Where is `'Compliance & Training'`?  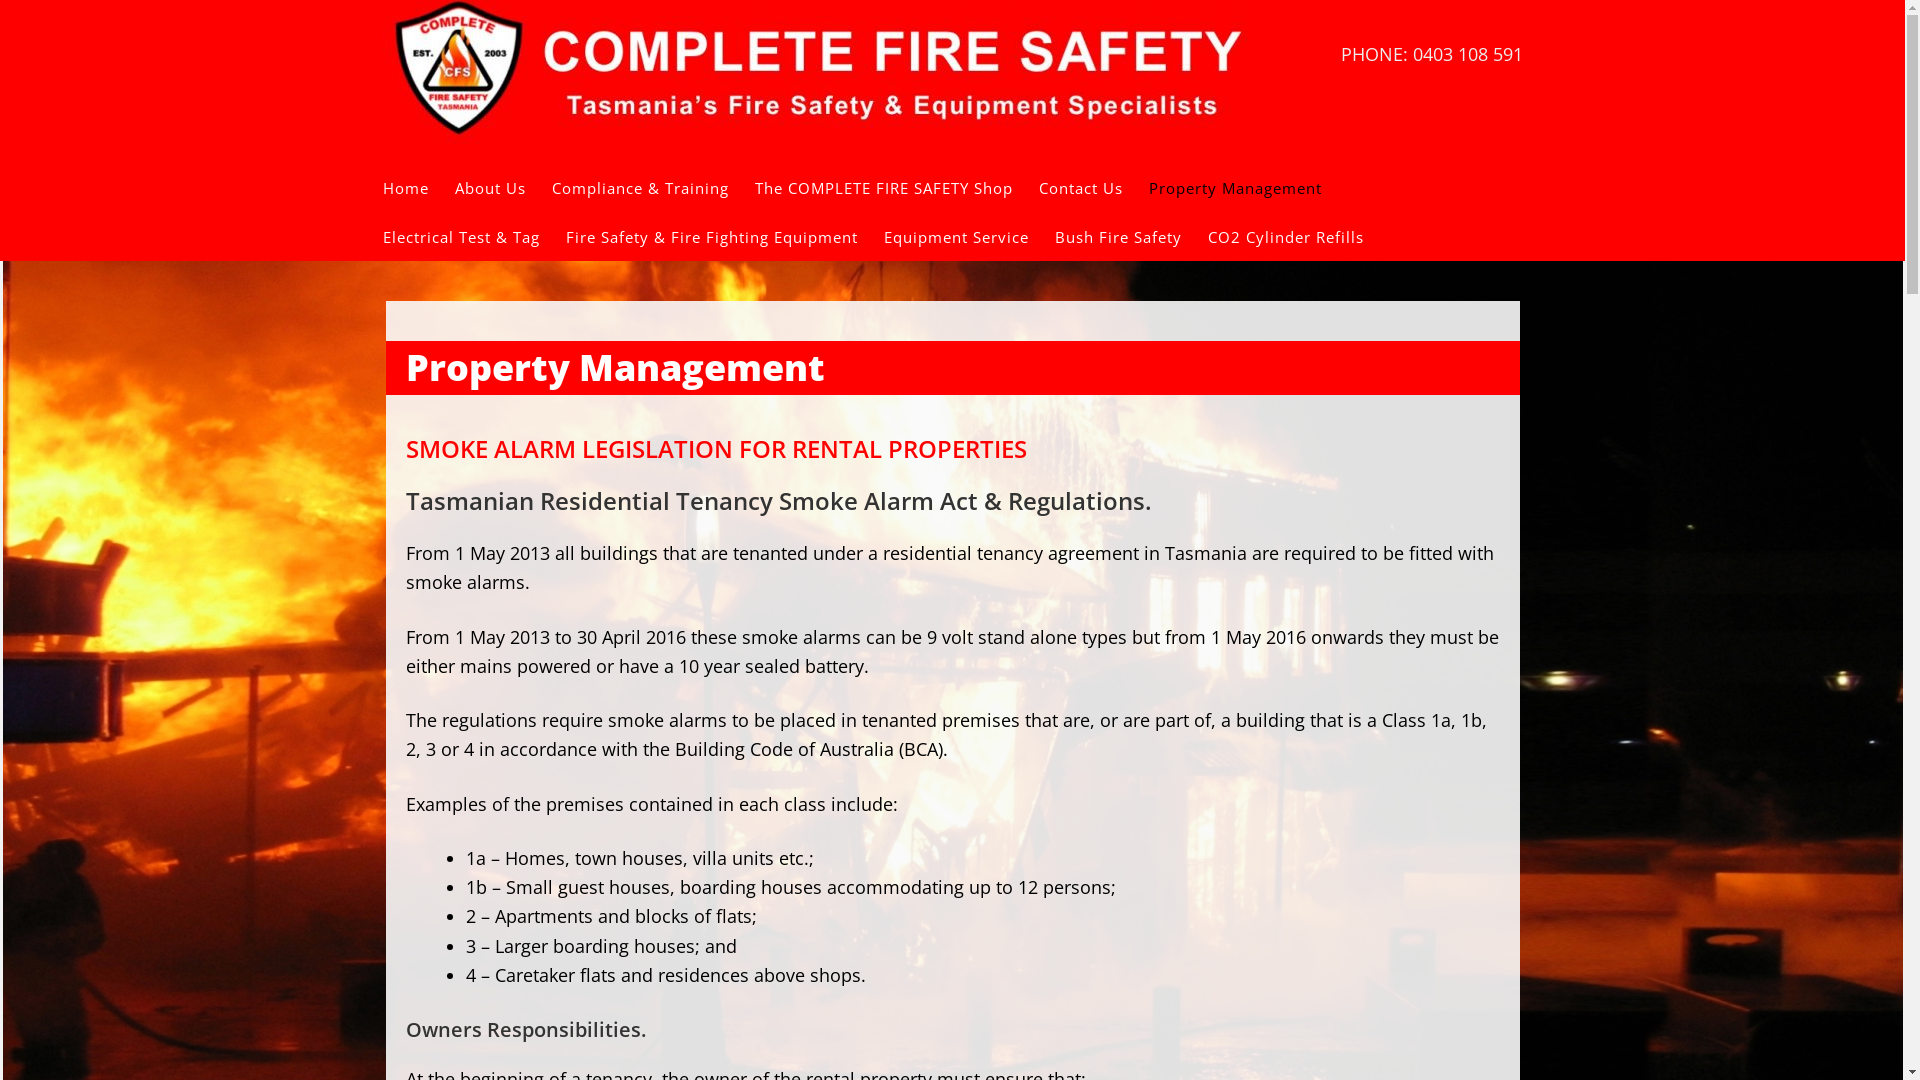
'Compliance & Training' is located at coordinates (653, 188).